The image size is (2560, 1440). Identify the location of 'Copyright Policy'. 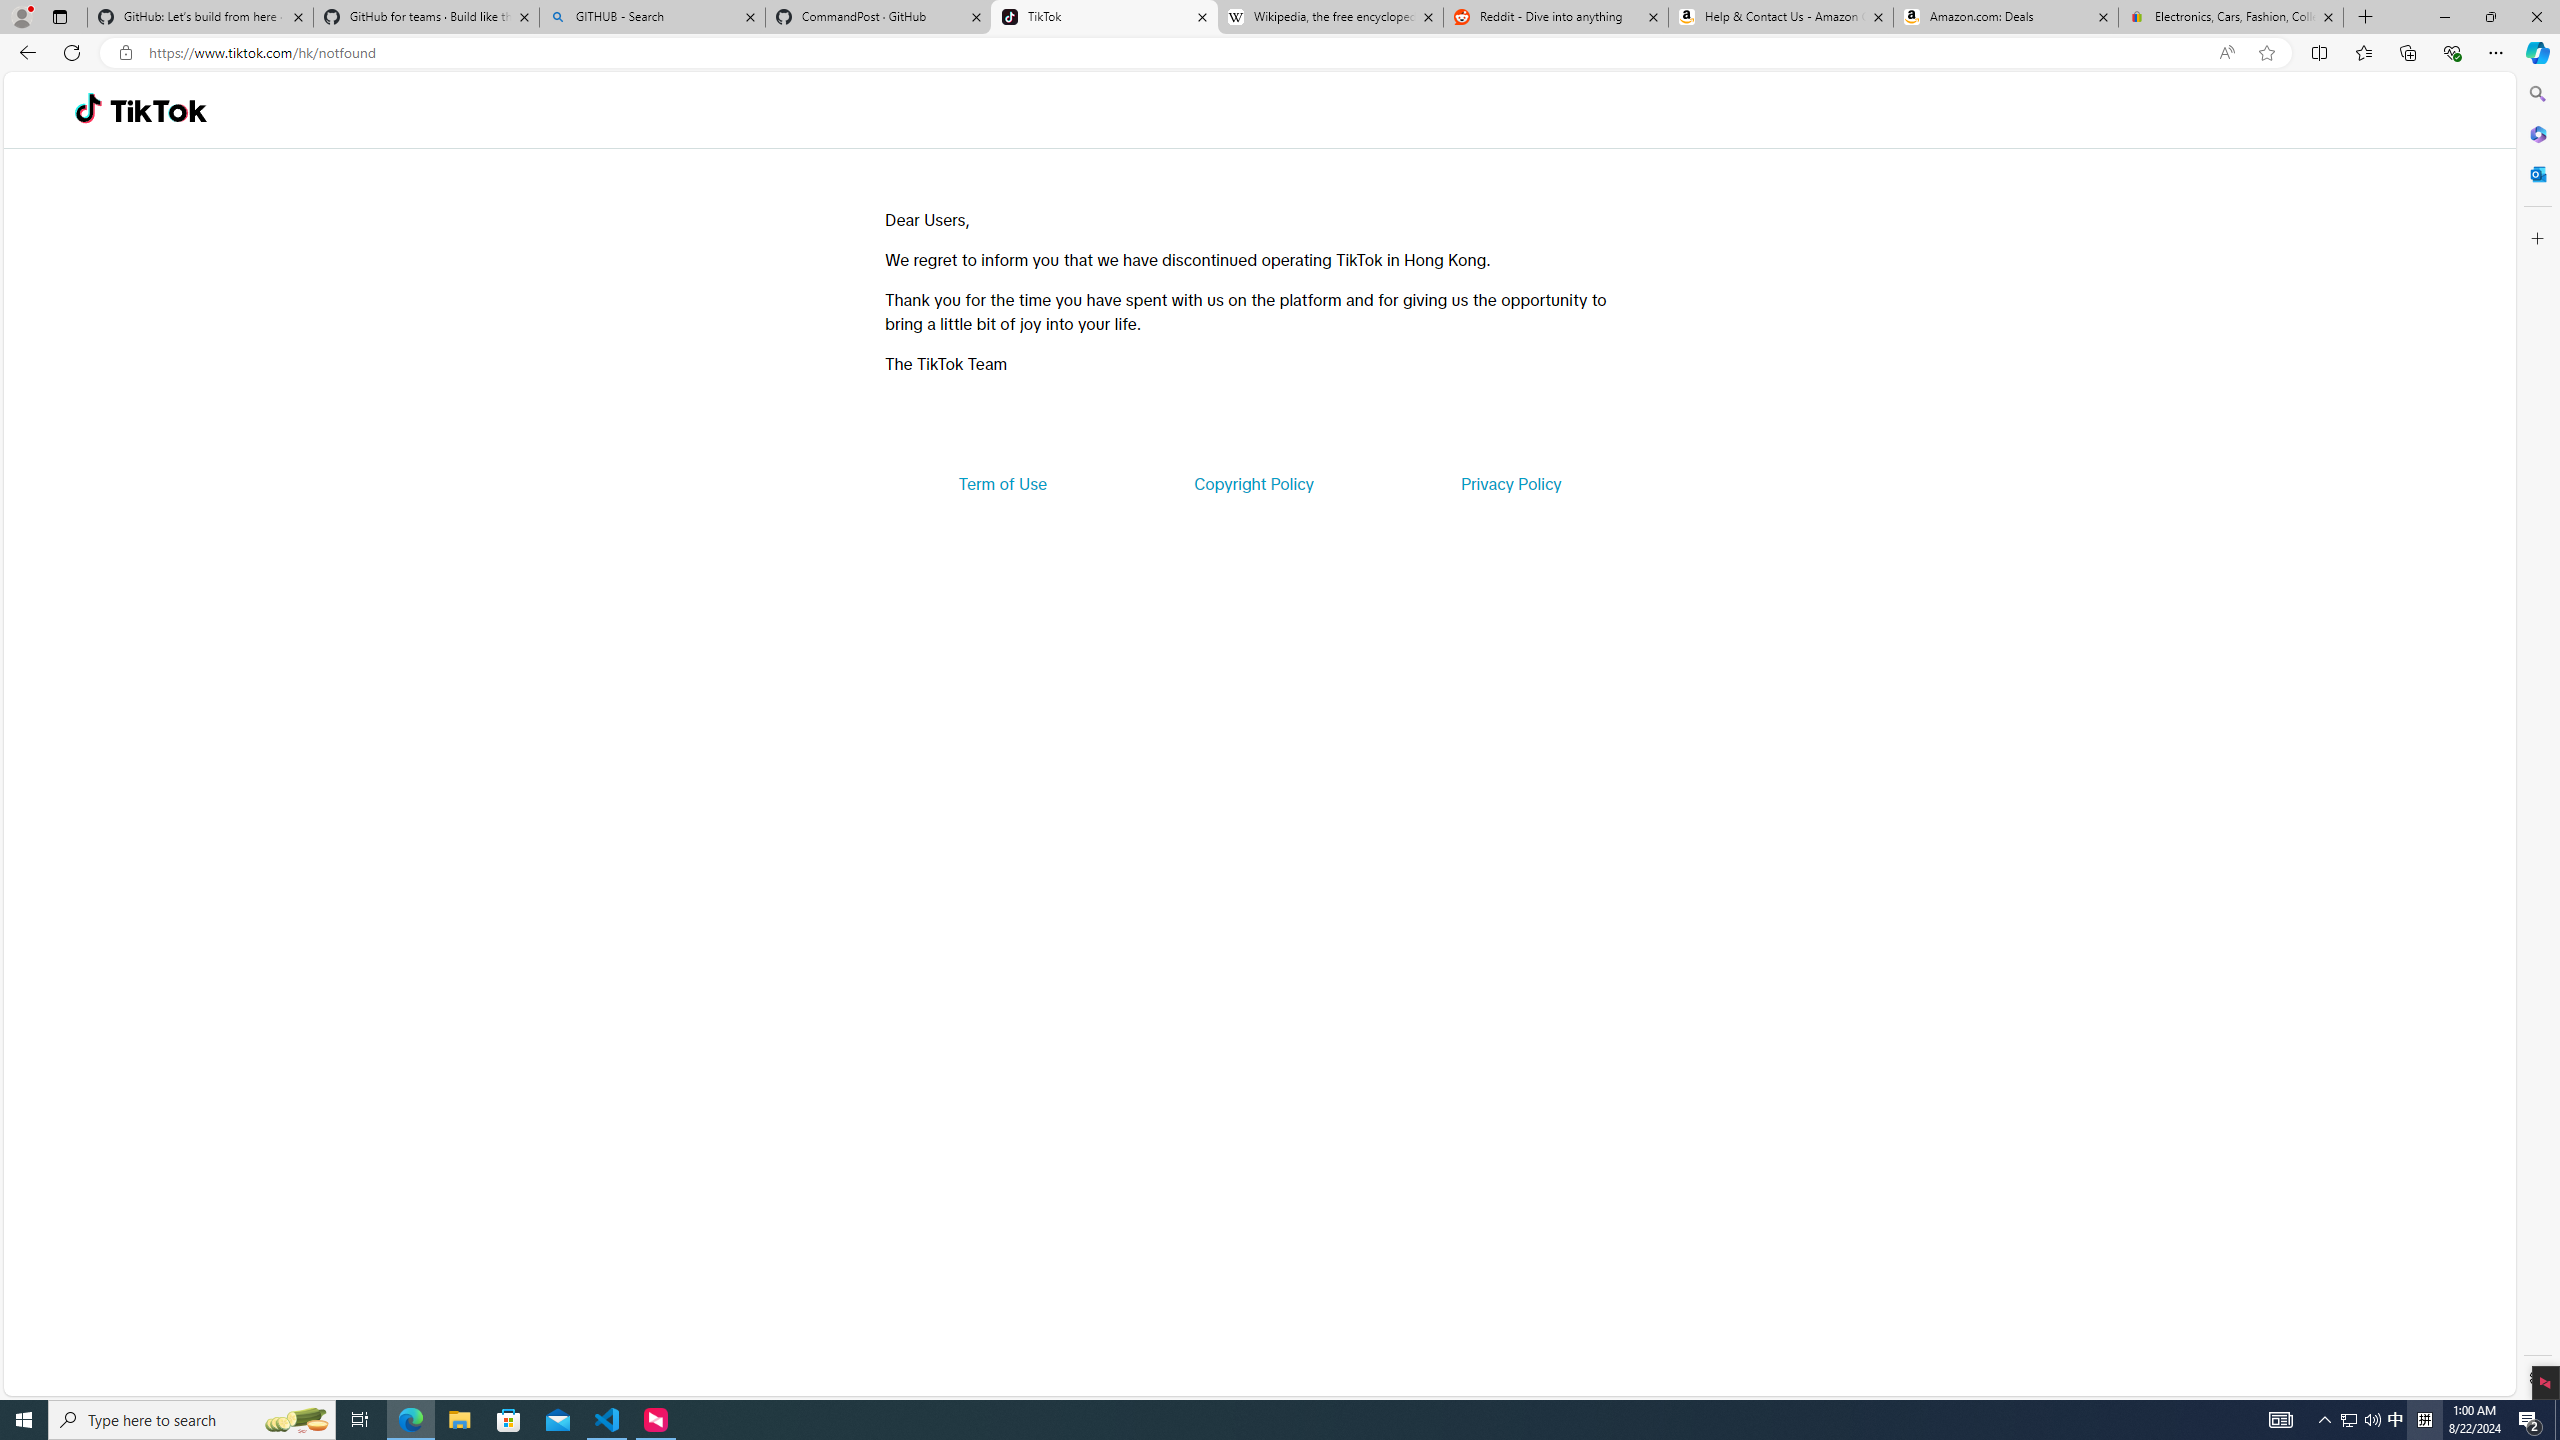
(1252, 482).